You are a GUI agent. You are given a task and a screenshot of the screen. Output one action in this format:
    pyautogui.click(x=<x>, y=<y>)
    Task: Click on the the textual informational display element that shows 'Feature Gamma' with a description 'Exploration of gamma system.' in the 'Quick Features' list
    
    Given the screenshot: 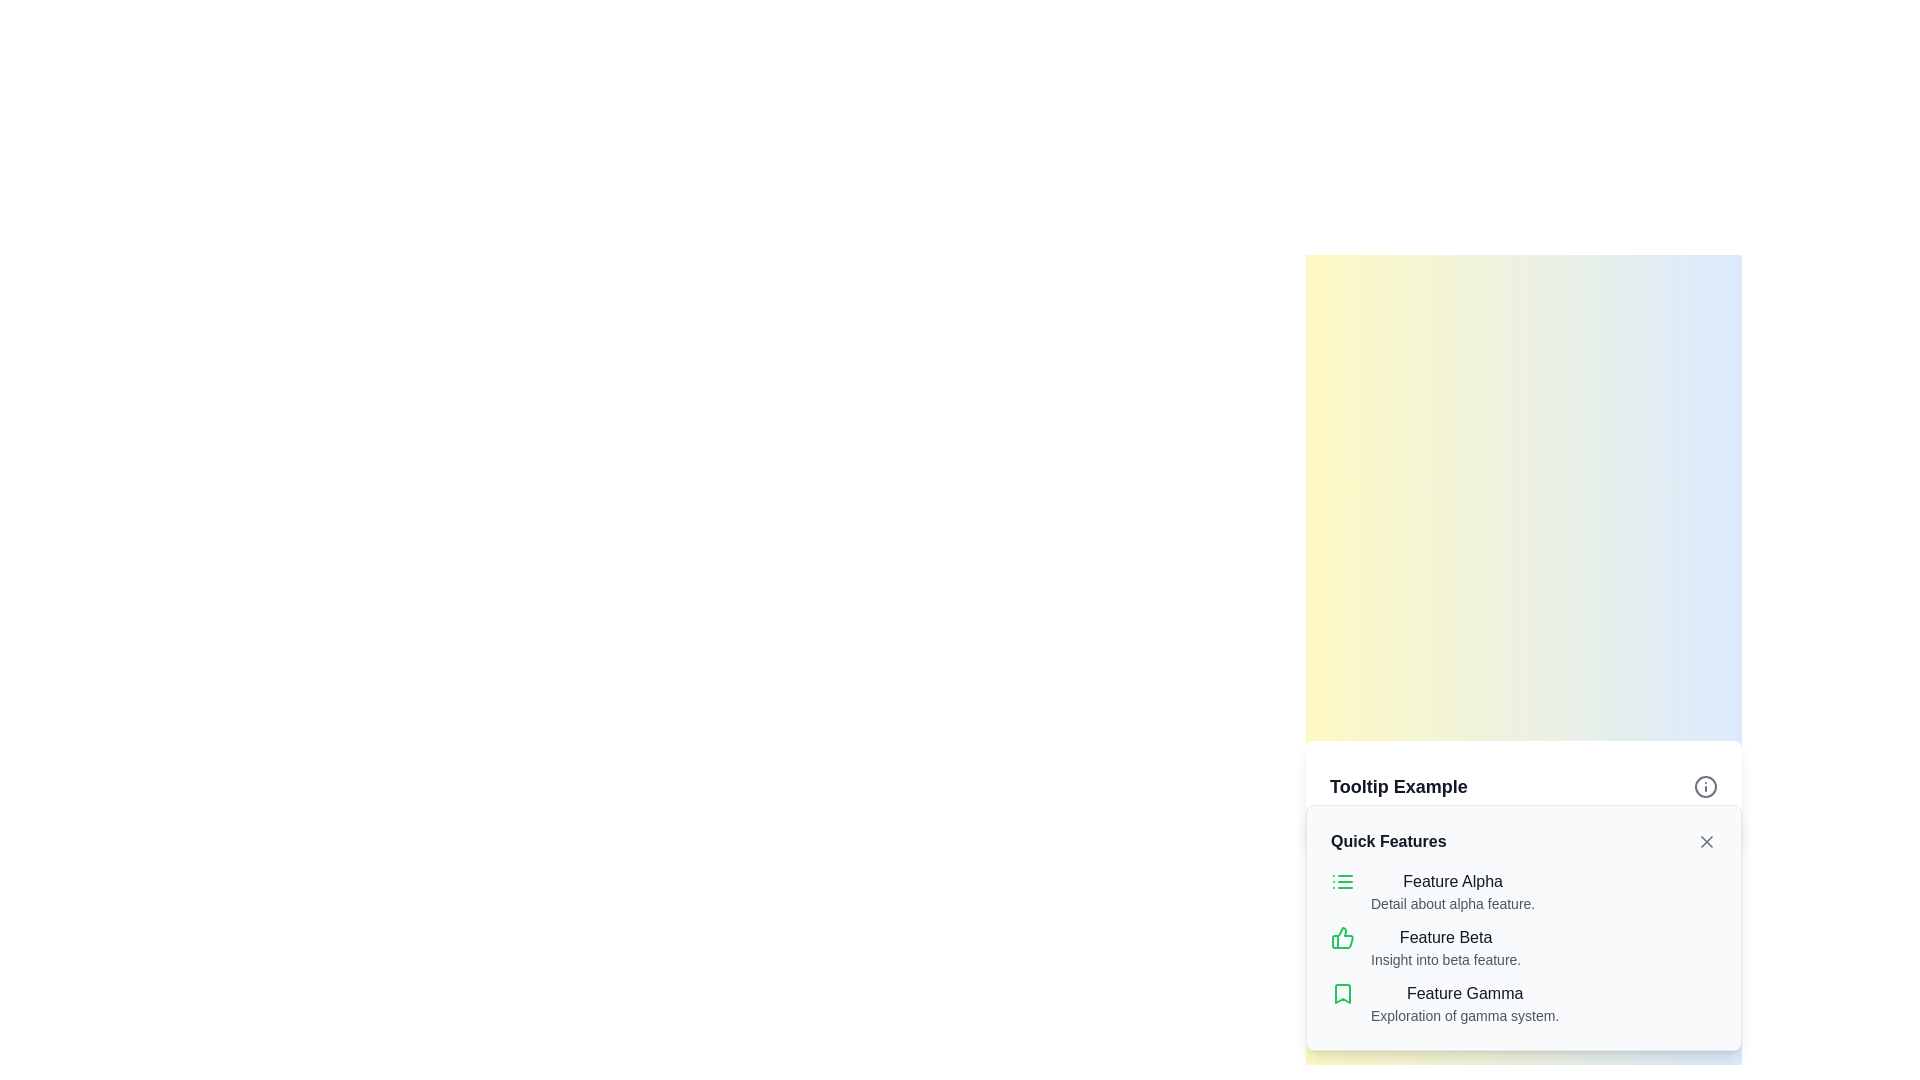 What is the action you would take?
    pyautogui.click(x=1465, y=1003)
    